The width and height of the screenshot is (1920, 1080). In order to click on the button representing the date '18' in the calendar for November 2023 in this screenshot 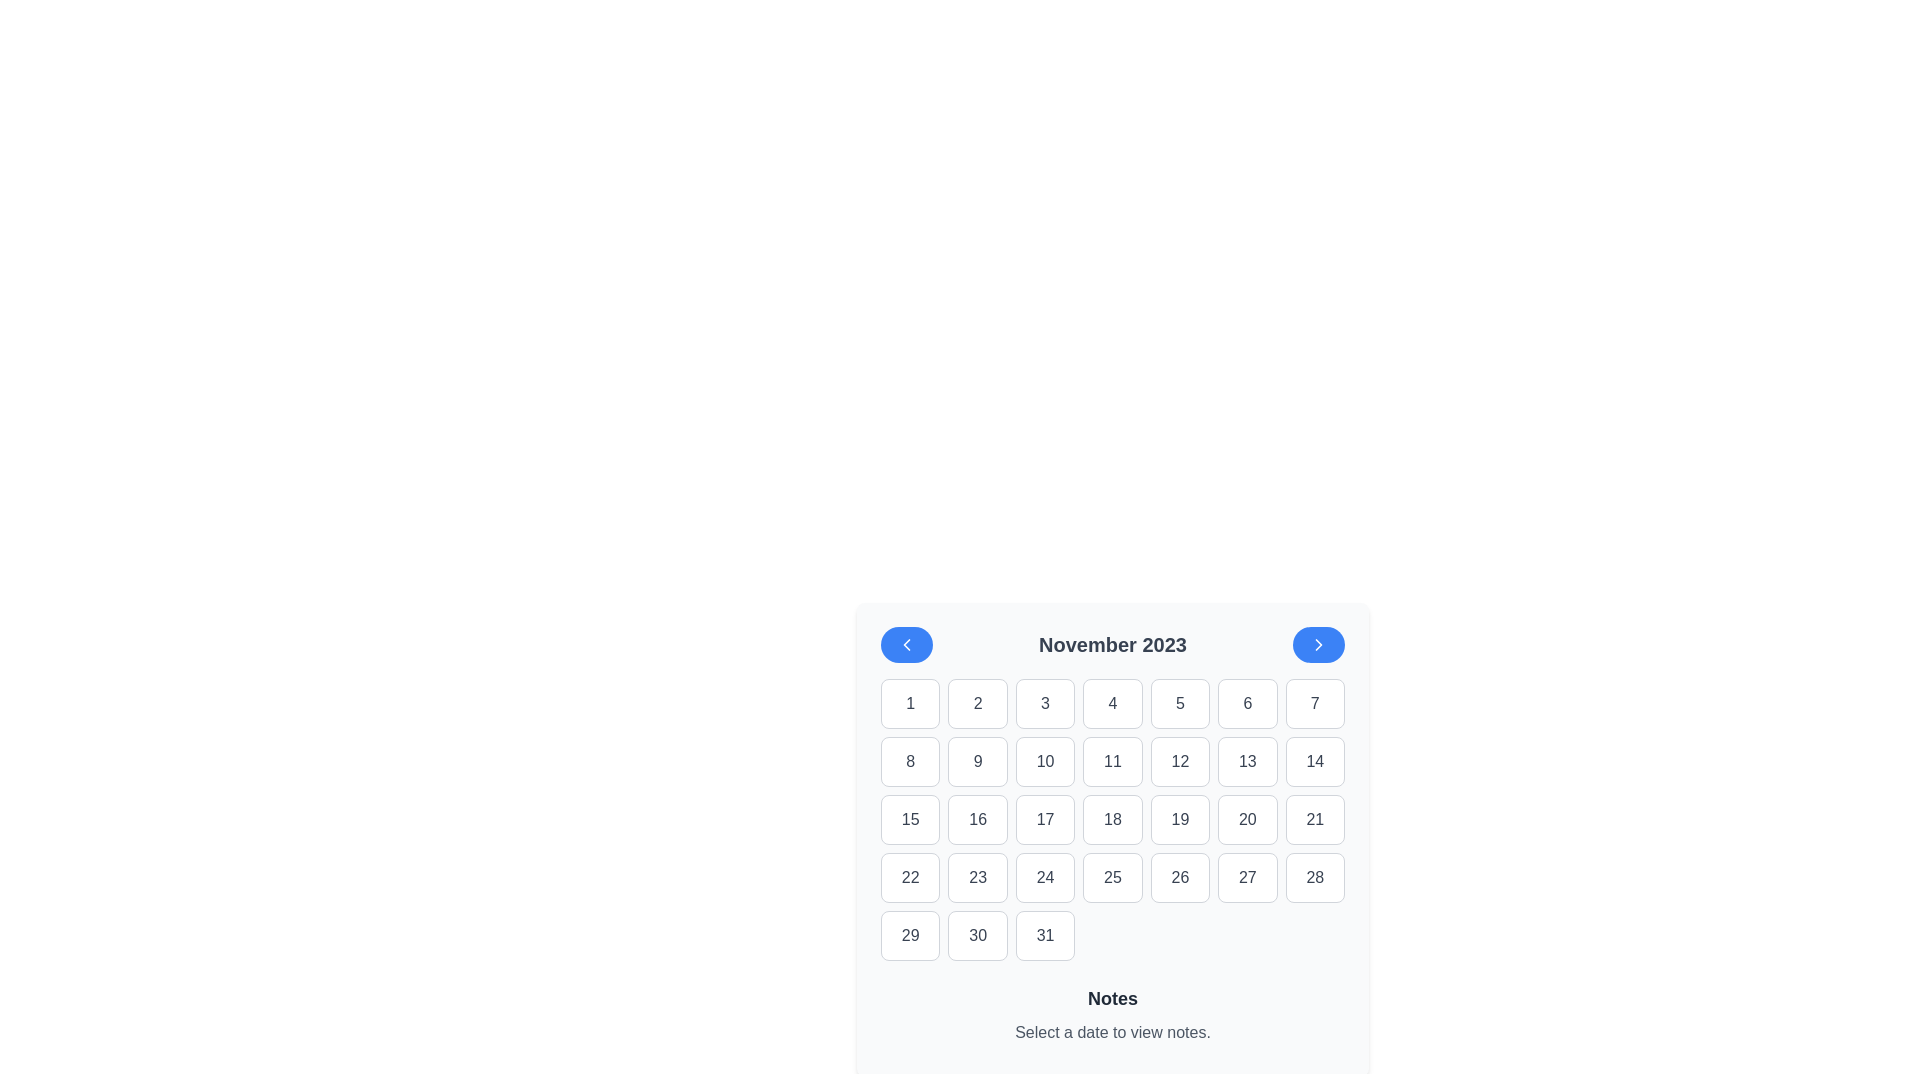, I will do `click(1112, 820)`.